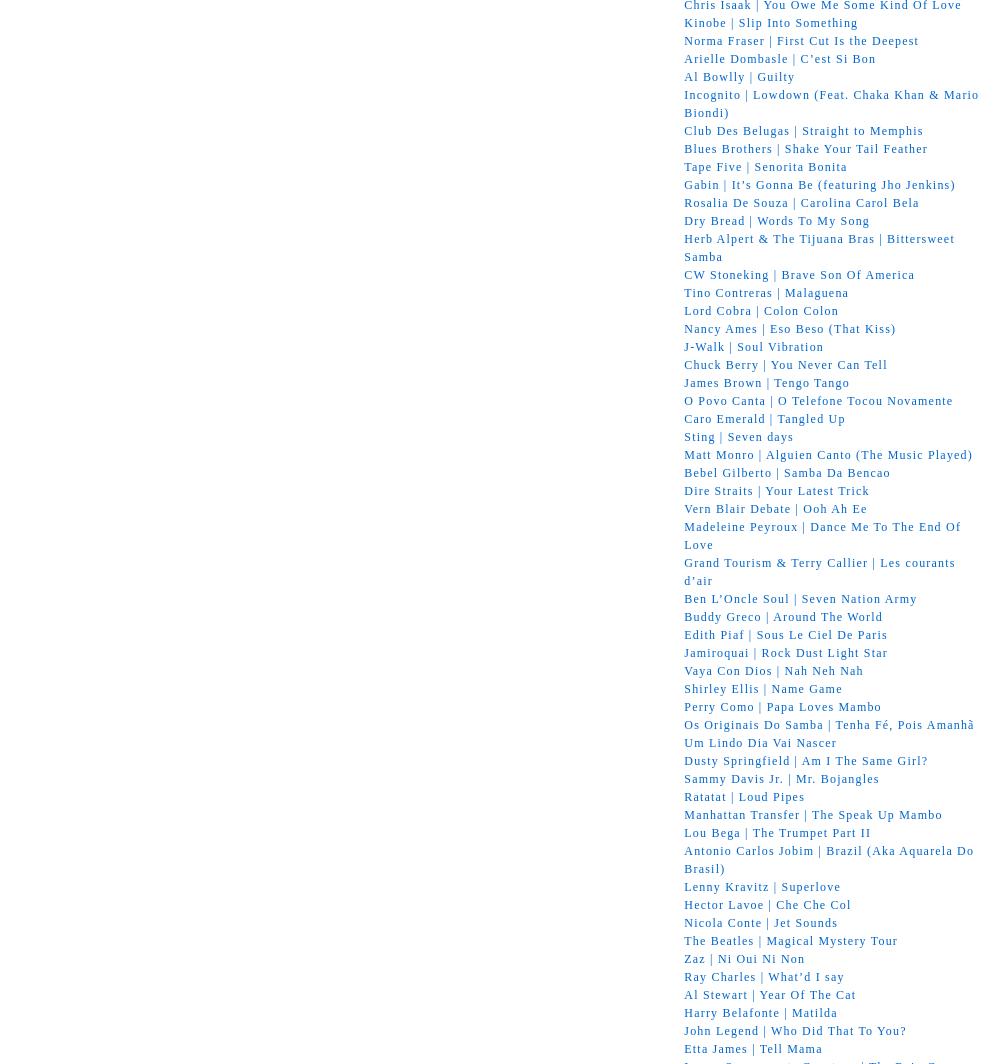 Image resolution: width=1000 pixels, height=1064 pixels. Describe the element at coordinates (783, 615) in the screenshot. I see `'Buddy Greco | Around The World'` at that location.